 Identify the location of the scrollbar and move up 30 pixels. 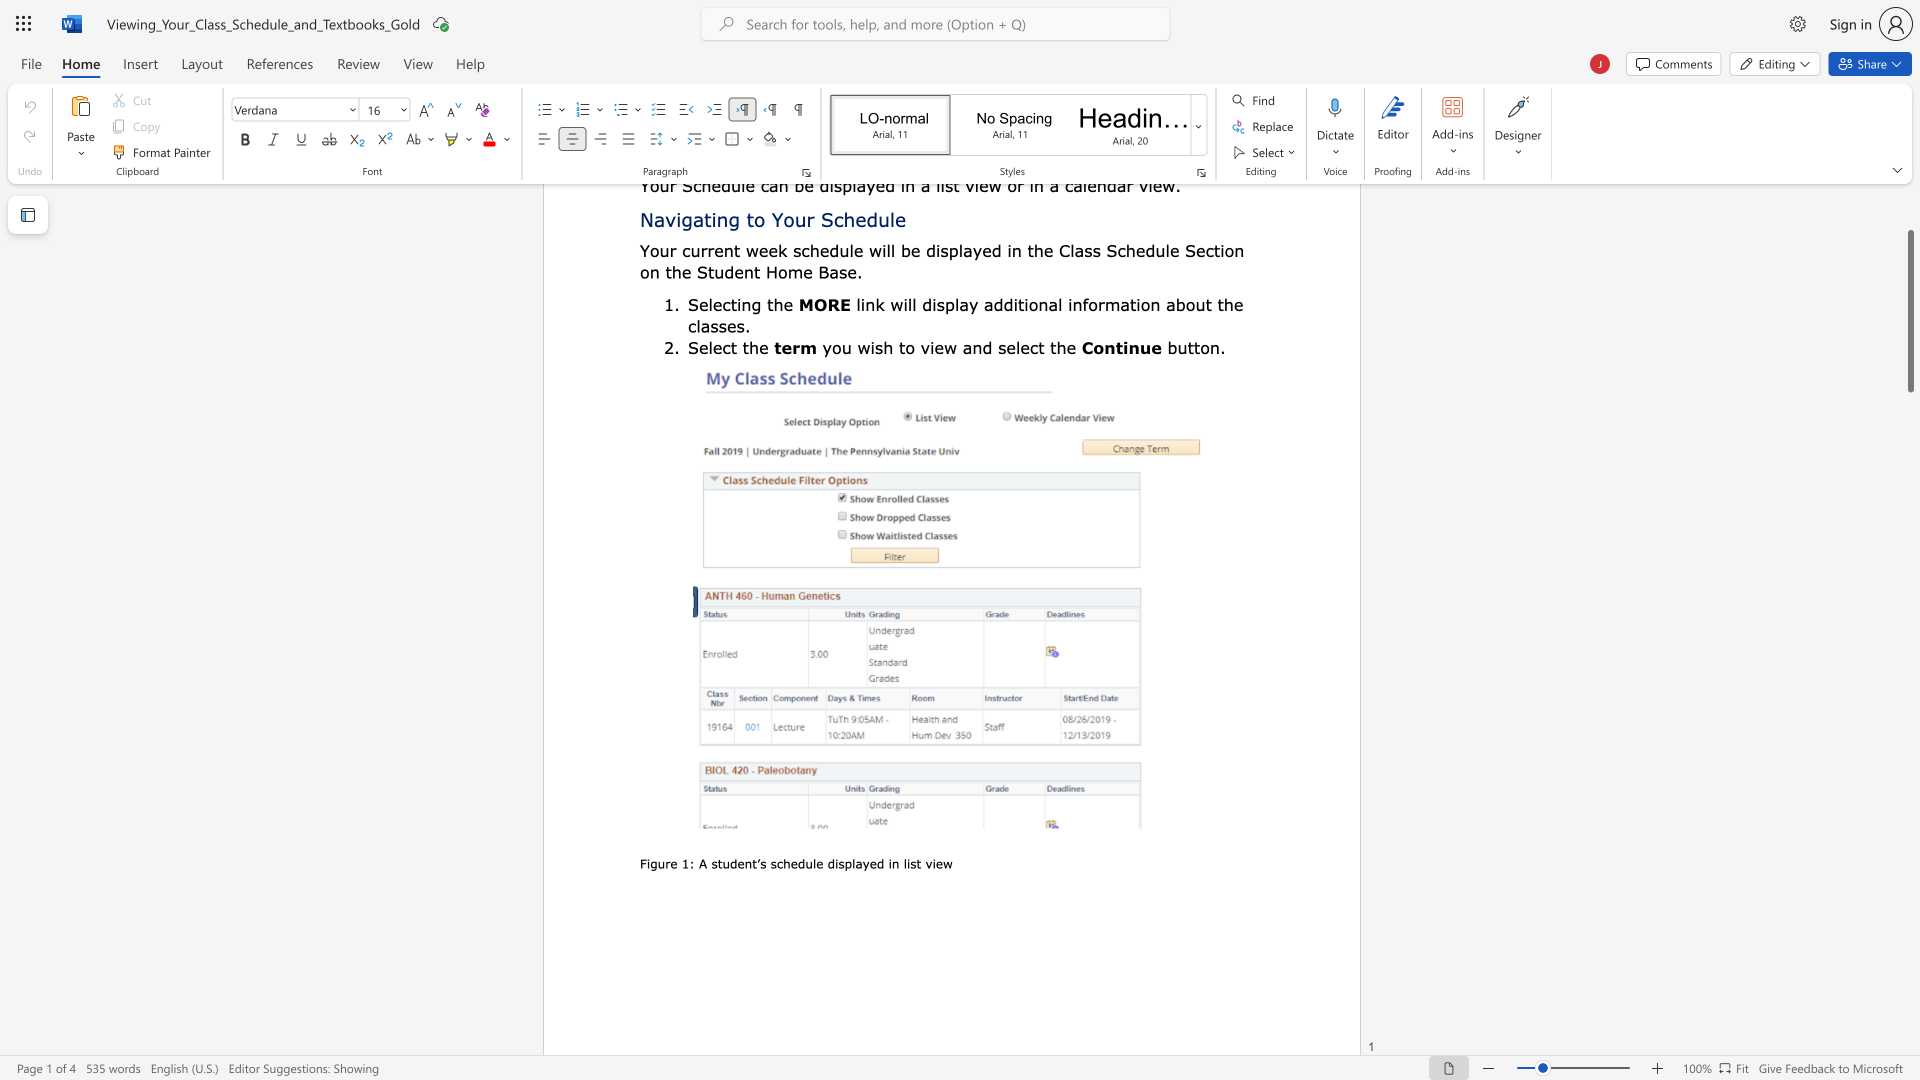
(1909, 311).